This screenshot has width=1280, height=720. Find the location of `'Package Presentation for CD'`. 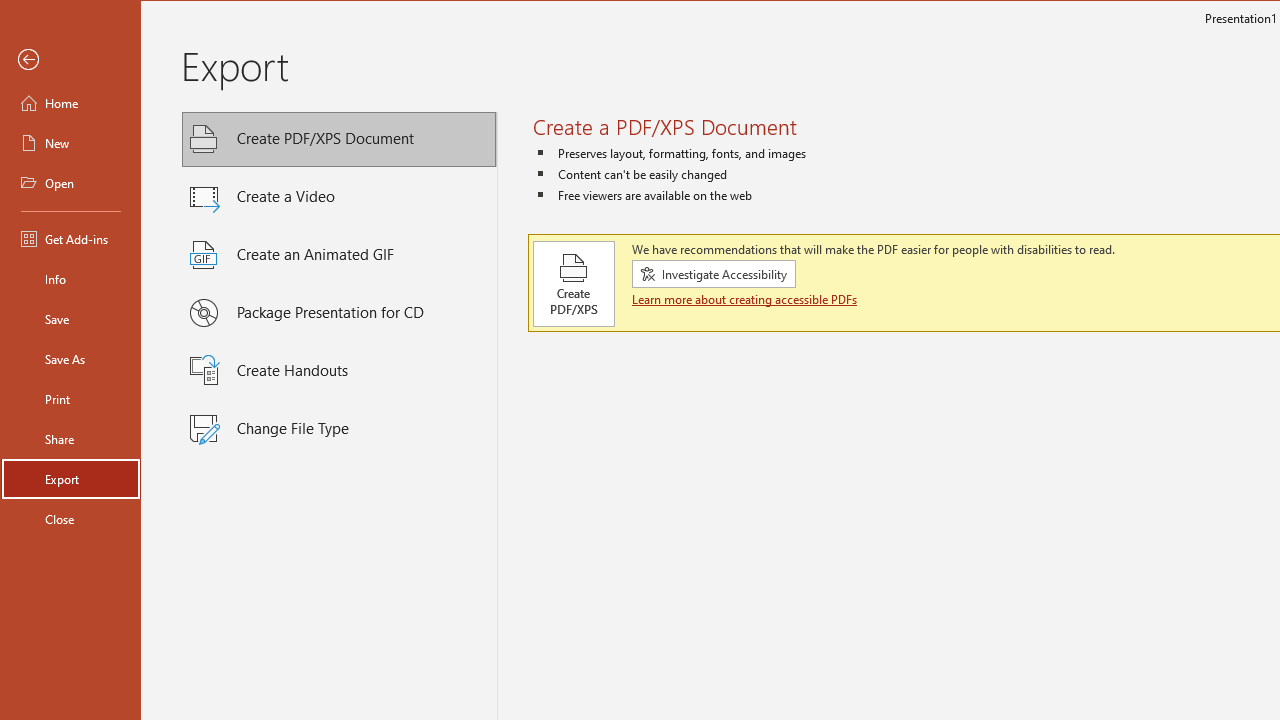

'Package Presentation for CD' is located at coordinates (339, 313).